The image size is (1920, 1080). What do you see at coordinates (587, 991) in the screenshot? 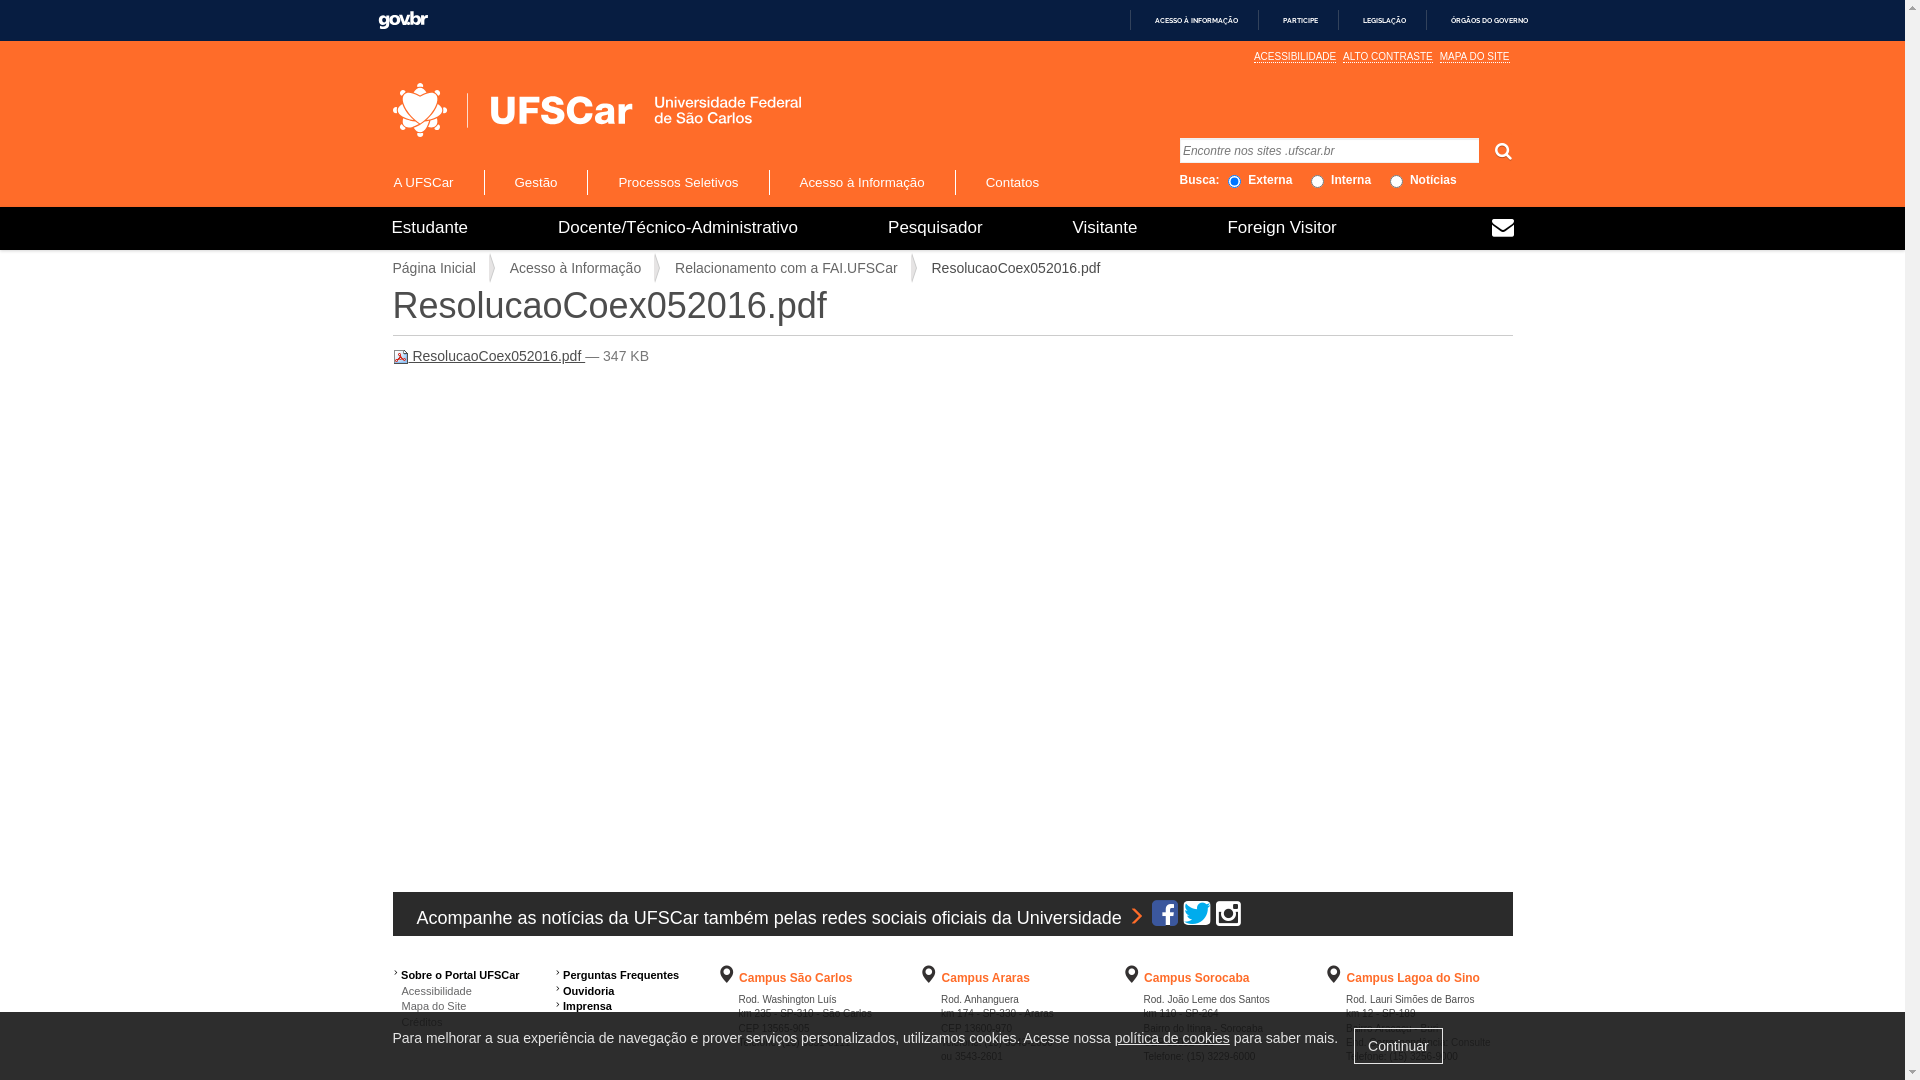
I see `'Ouvidoria'` at bounding box center [587, 991].